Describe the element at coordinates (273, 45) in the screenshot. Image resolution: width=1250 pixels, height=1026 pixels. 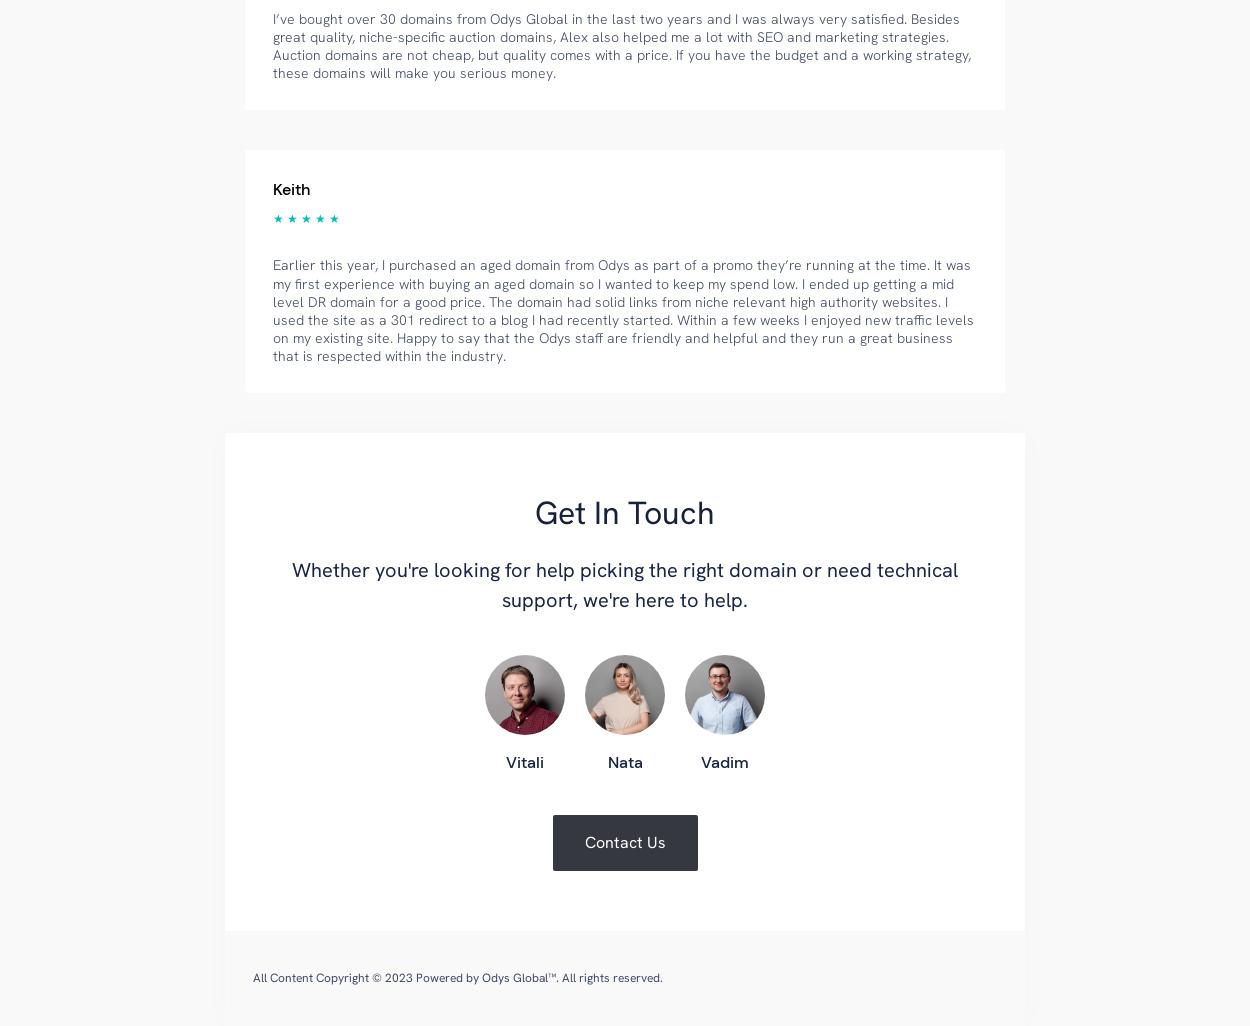
I see `'I’ve bought over 30 domains from Odys Global in the last two years and I was always very satisfied. Besides great quality, niche-specific auction domains, Alex also helped me a lot with SEO and marketing strategies. Auction domains are not cheap, but quality comes with a price. If you have the budget and a working strategy, these domains will make you serious money.'` at that location.